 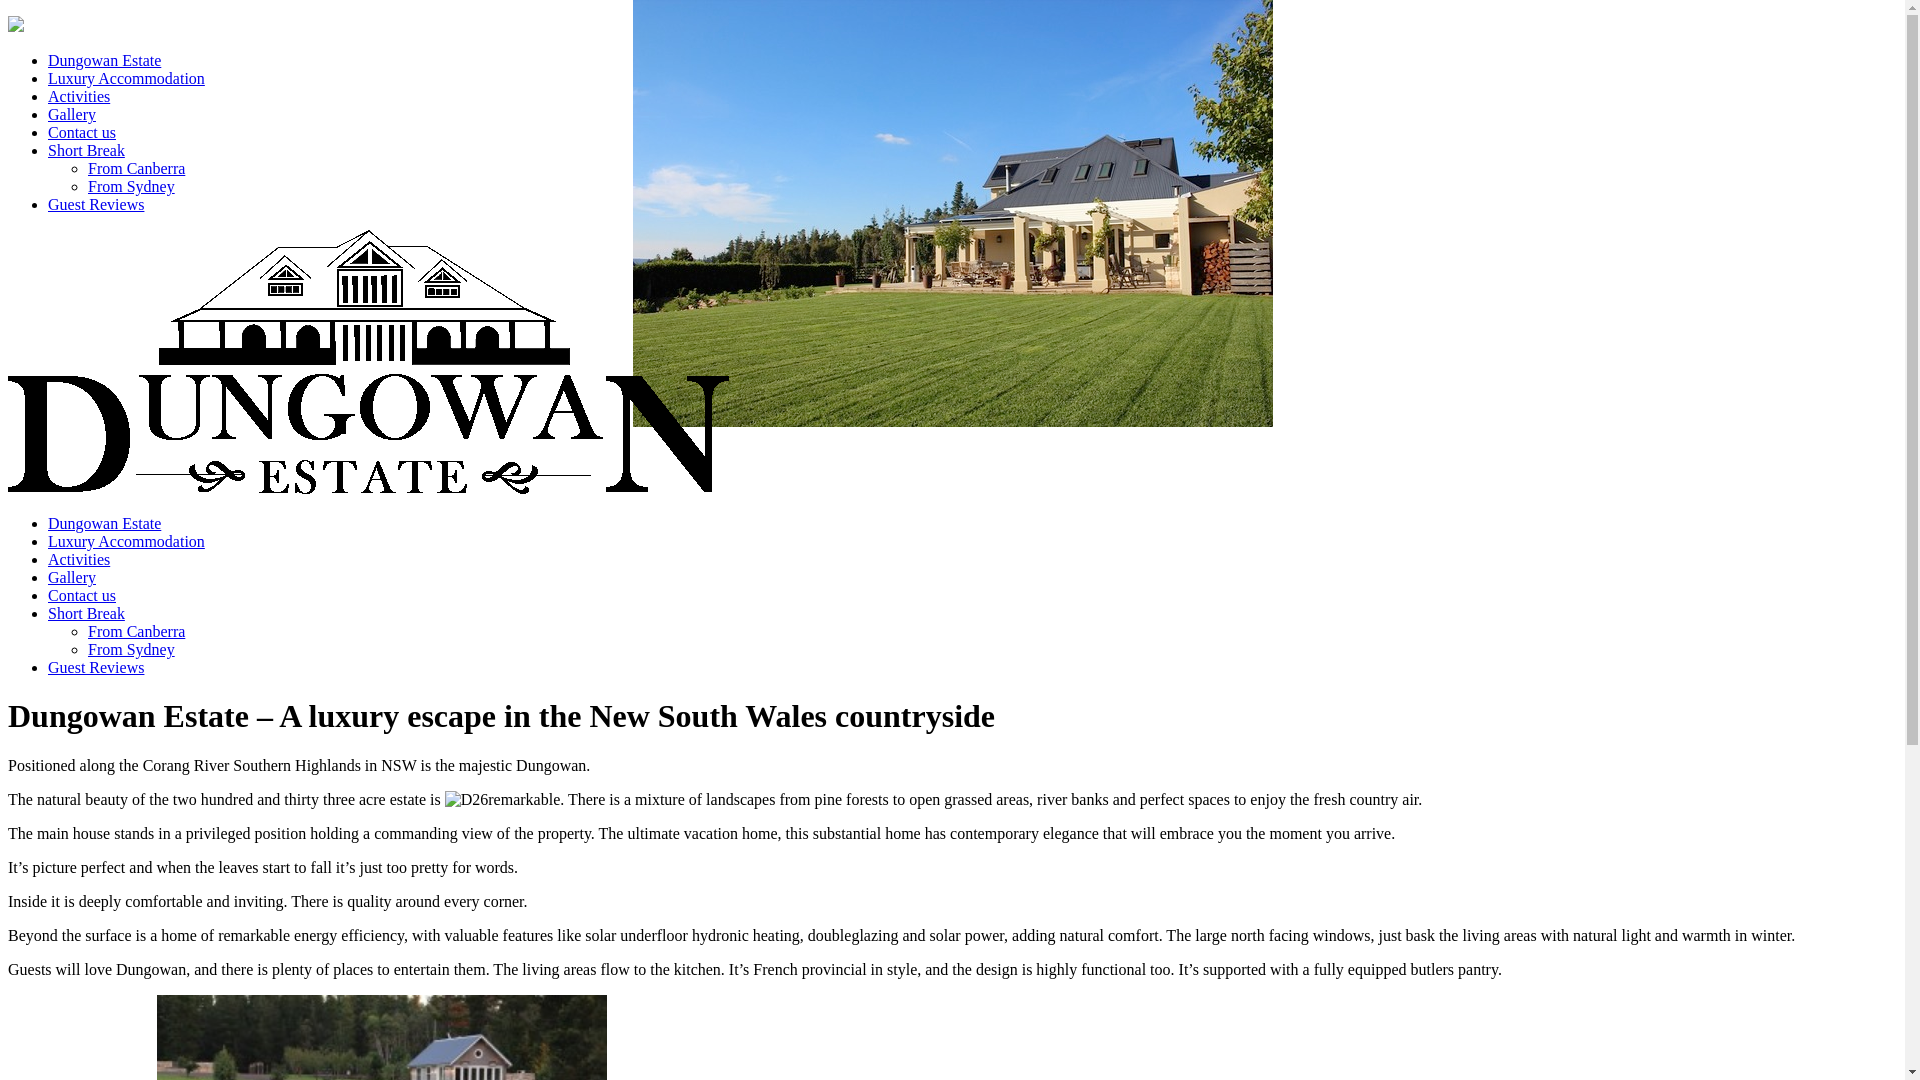 I want to click on 'Luxury Accommodation', so click(x=48, y=77).